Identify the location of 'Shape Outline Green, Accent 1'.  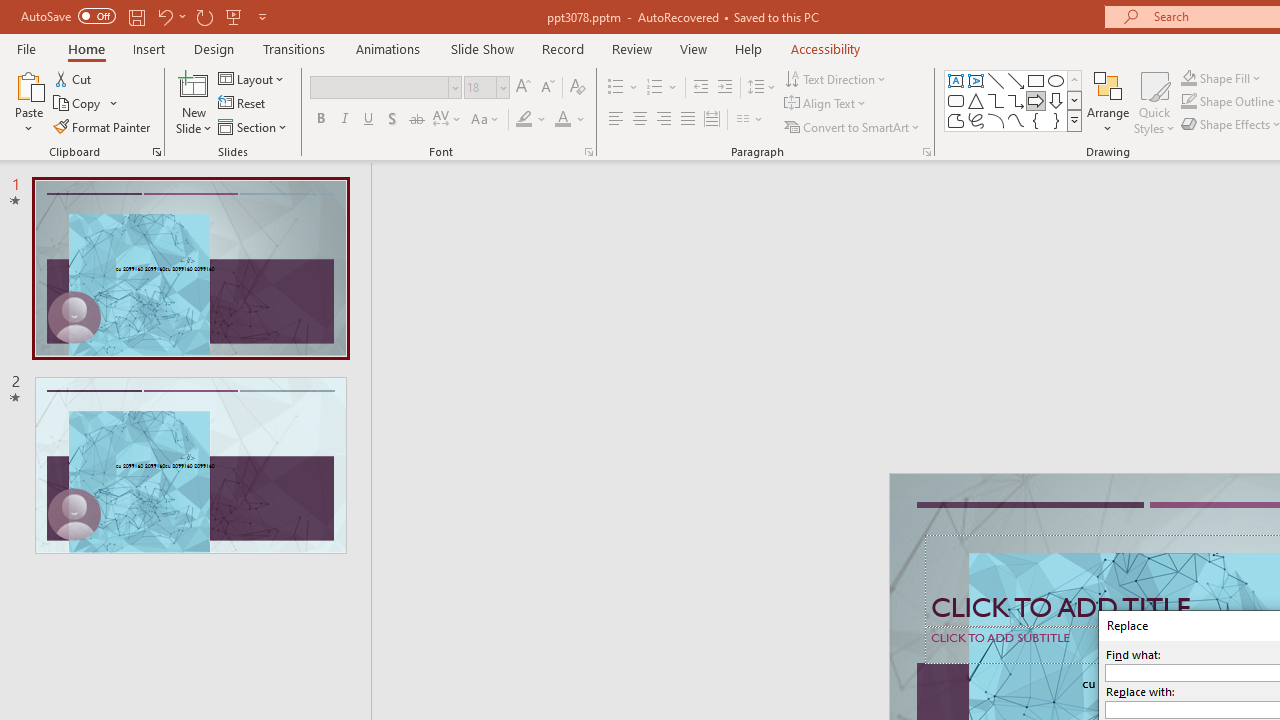
(1189, 101).